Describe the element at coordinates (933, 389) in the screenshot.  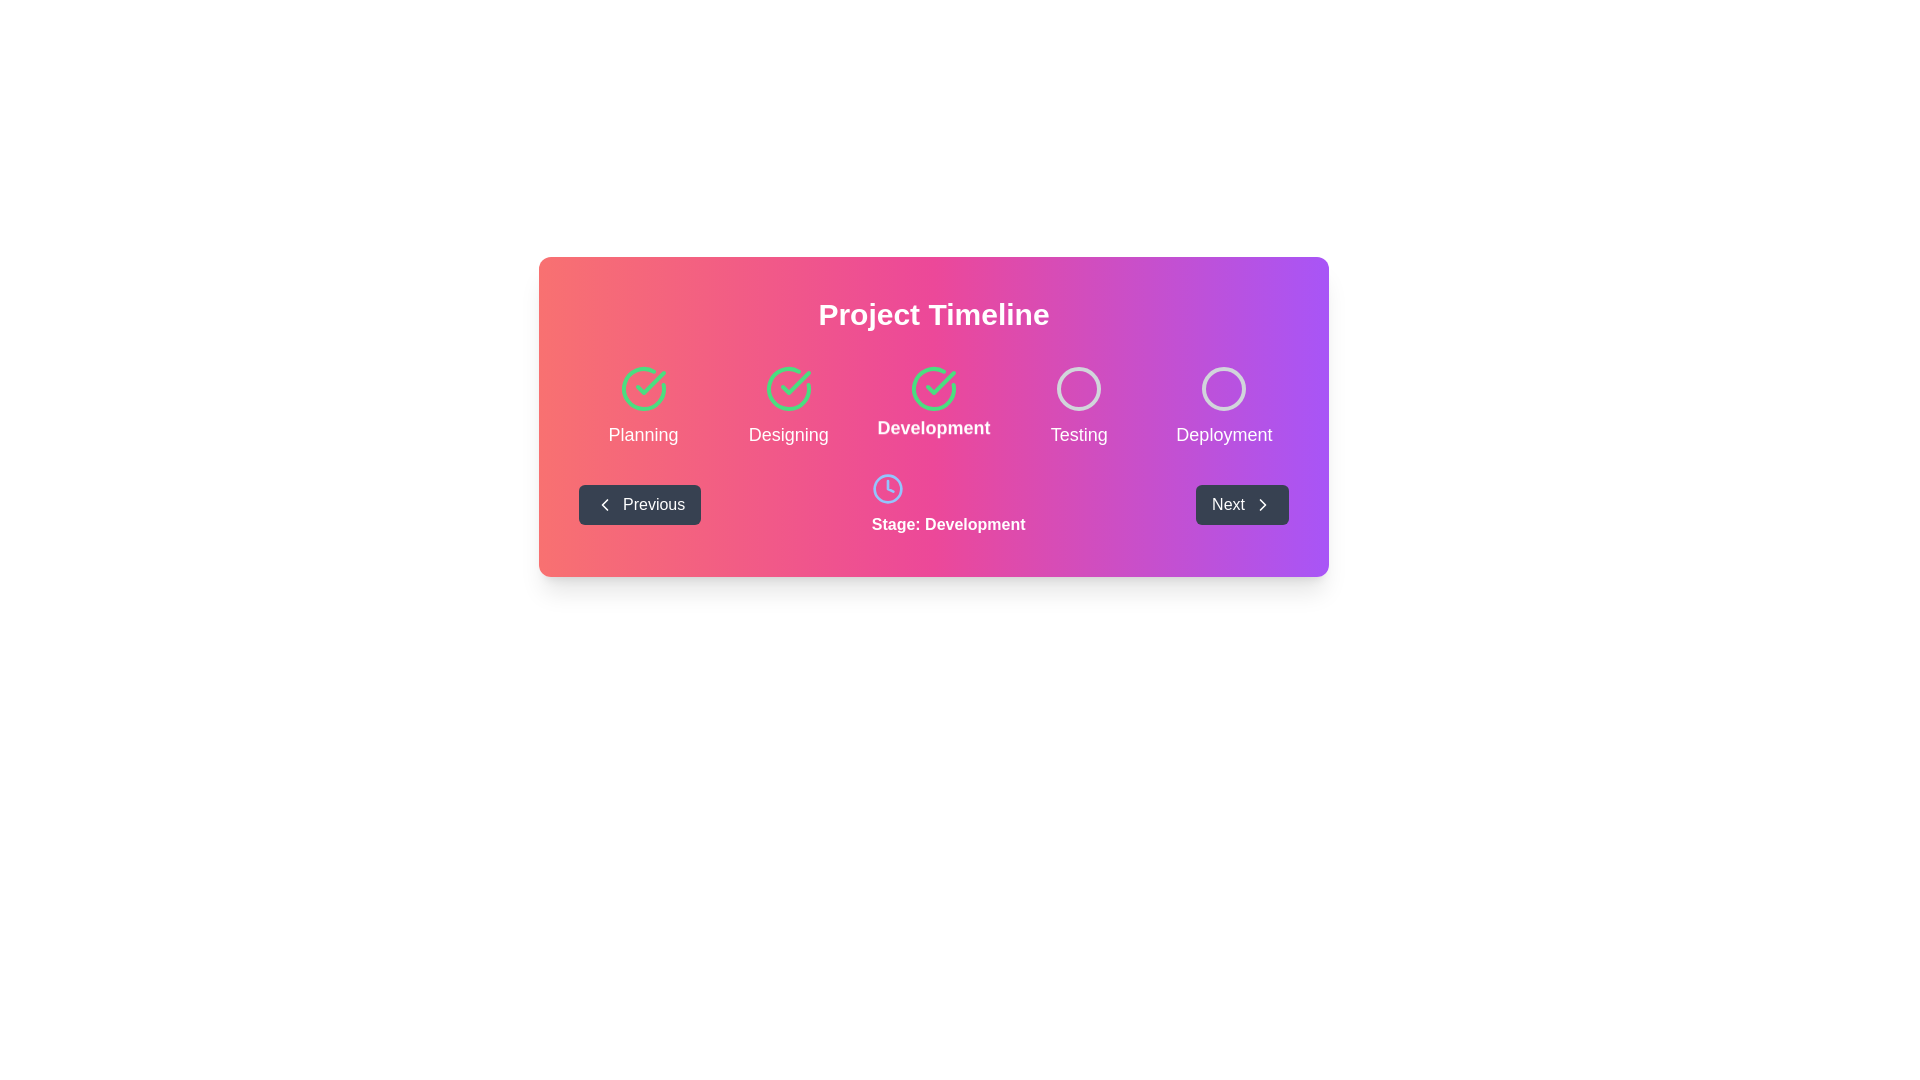
I see `the SVG graphical representation indicating progress for the 'Development' stage in the timeline, specifically the third milestone indicator` at that location.